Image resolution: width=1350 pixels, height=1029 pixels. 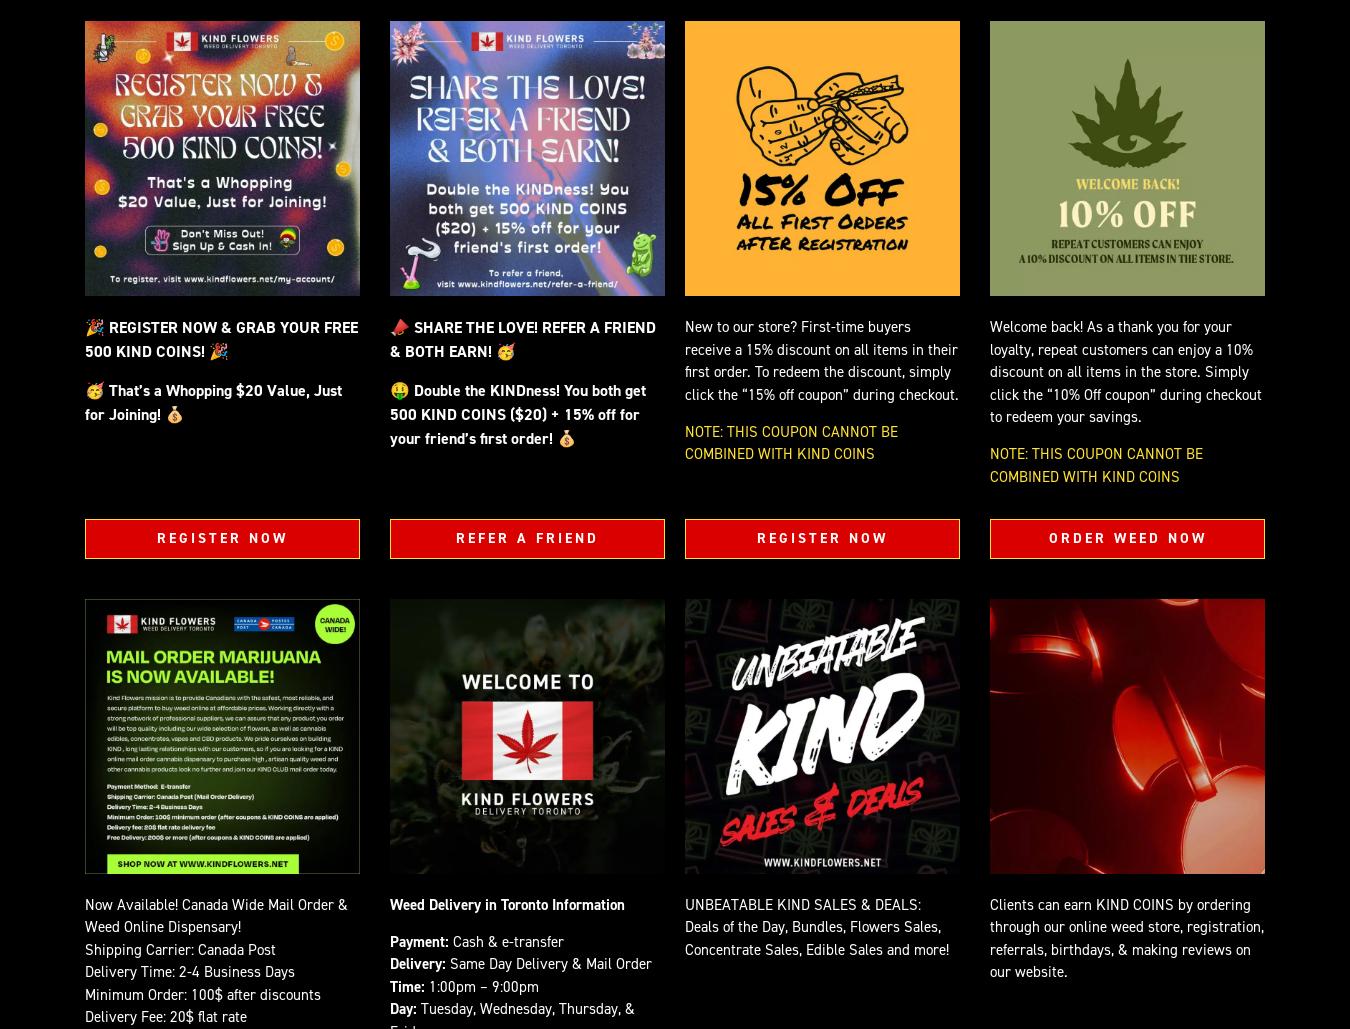 I want to click on 'Delivery:', so click(x=417, y=962).